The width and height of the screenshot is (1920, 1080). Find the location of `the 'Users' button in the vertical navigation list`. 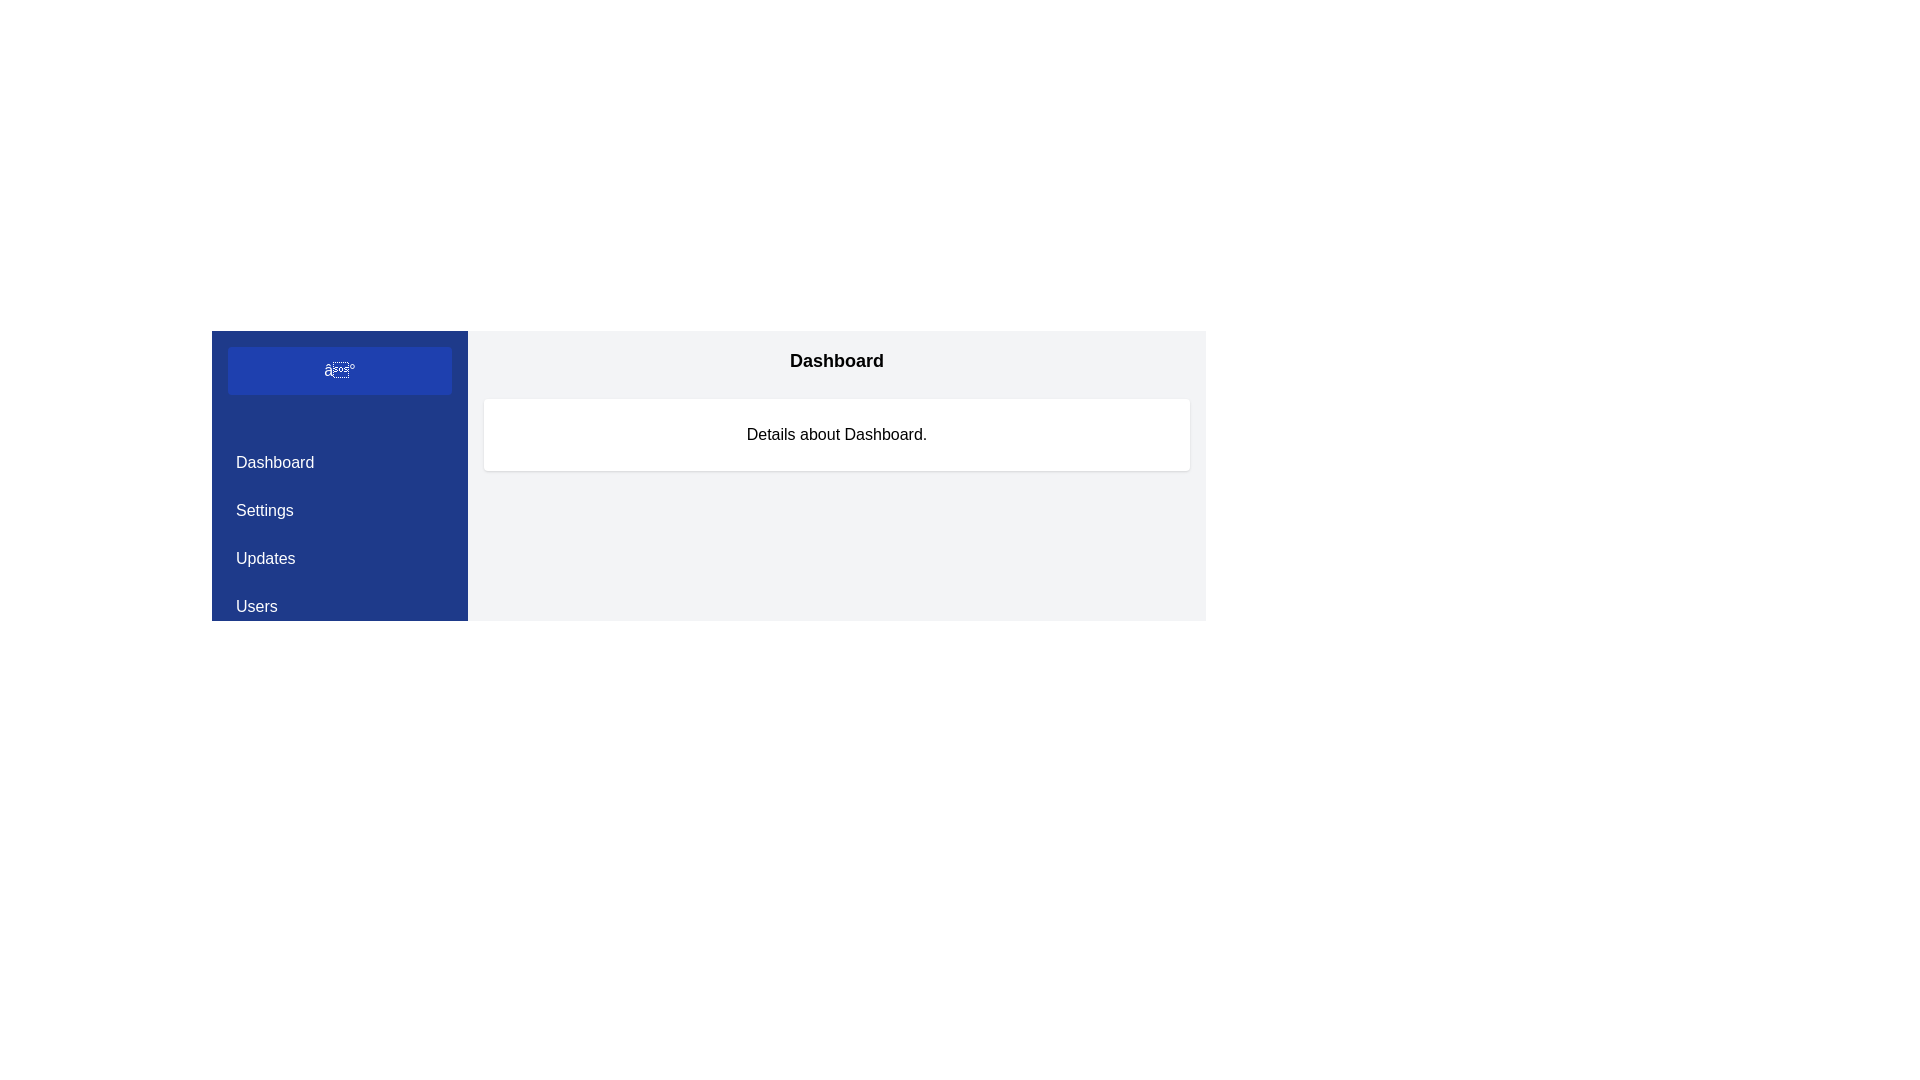

the 'Users' button in the vertical navigation list is located at coordinates (340, 605).